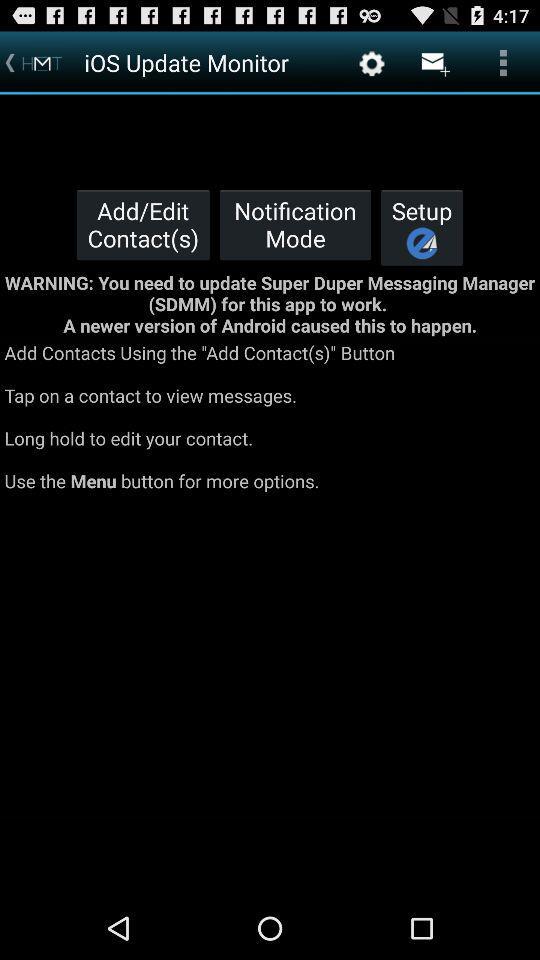 The width and height of the screenshot is (540, 960). What do you see at coordinates (434, 62) in the screenshot?
I see `button above the setup item` at bounding box center [434, 62].